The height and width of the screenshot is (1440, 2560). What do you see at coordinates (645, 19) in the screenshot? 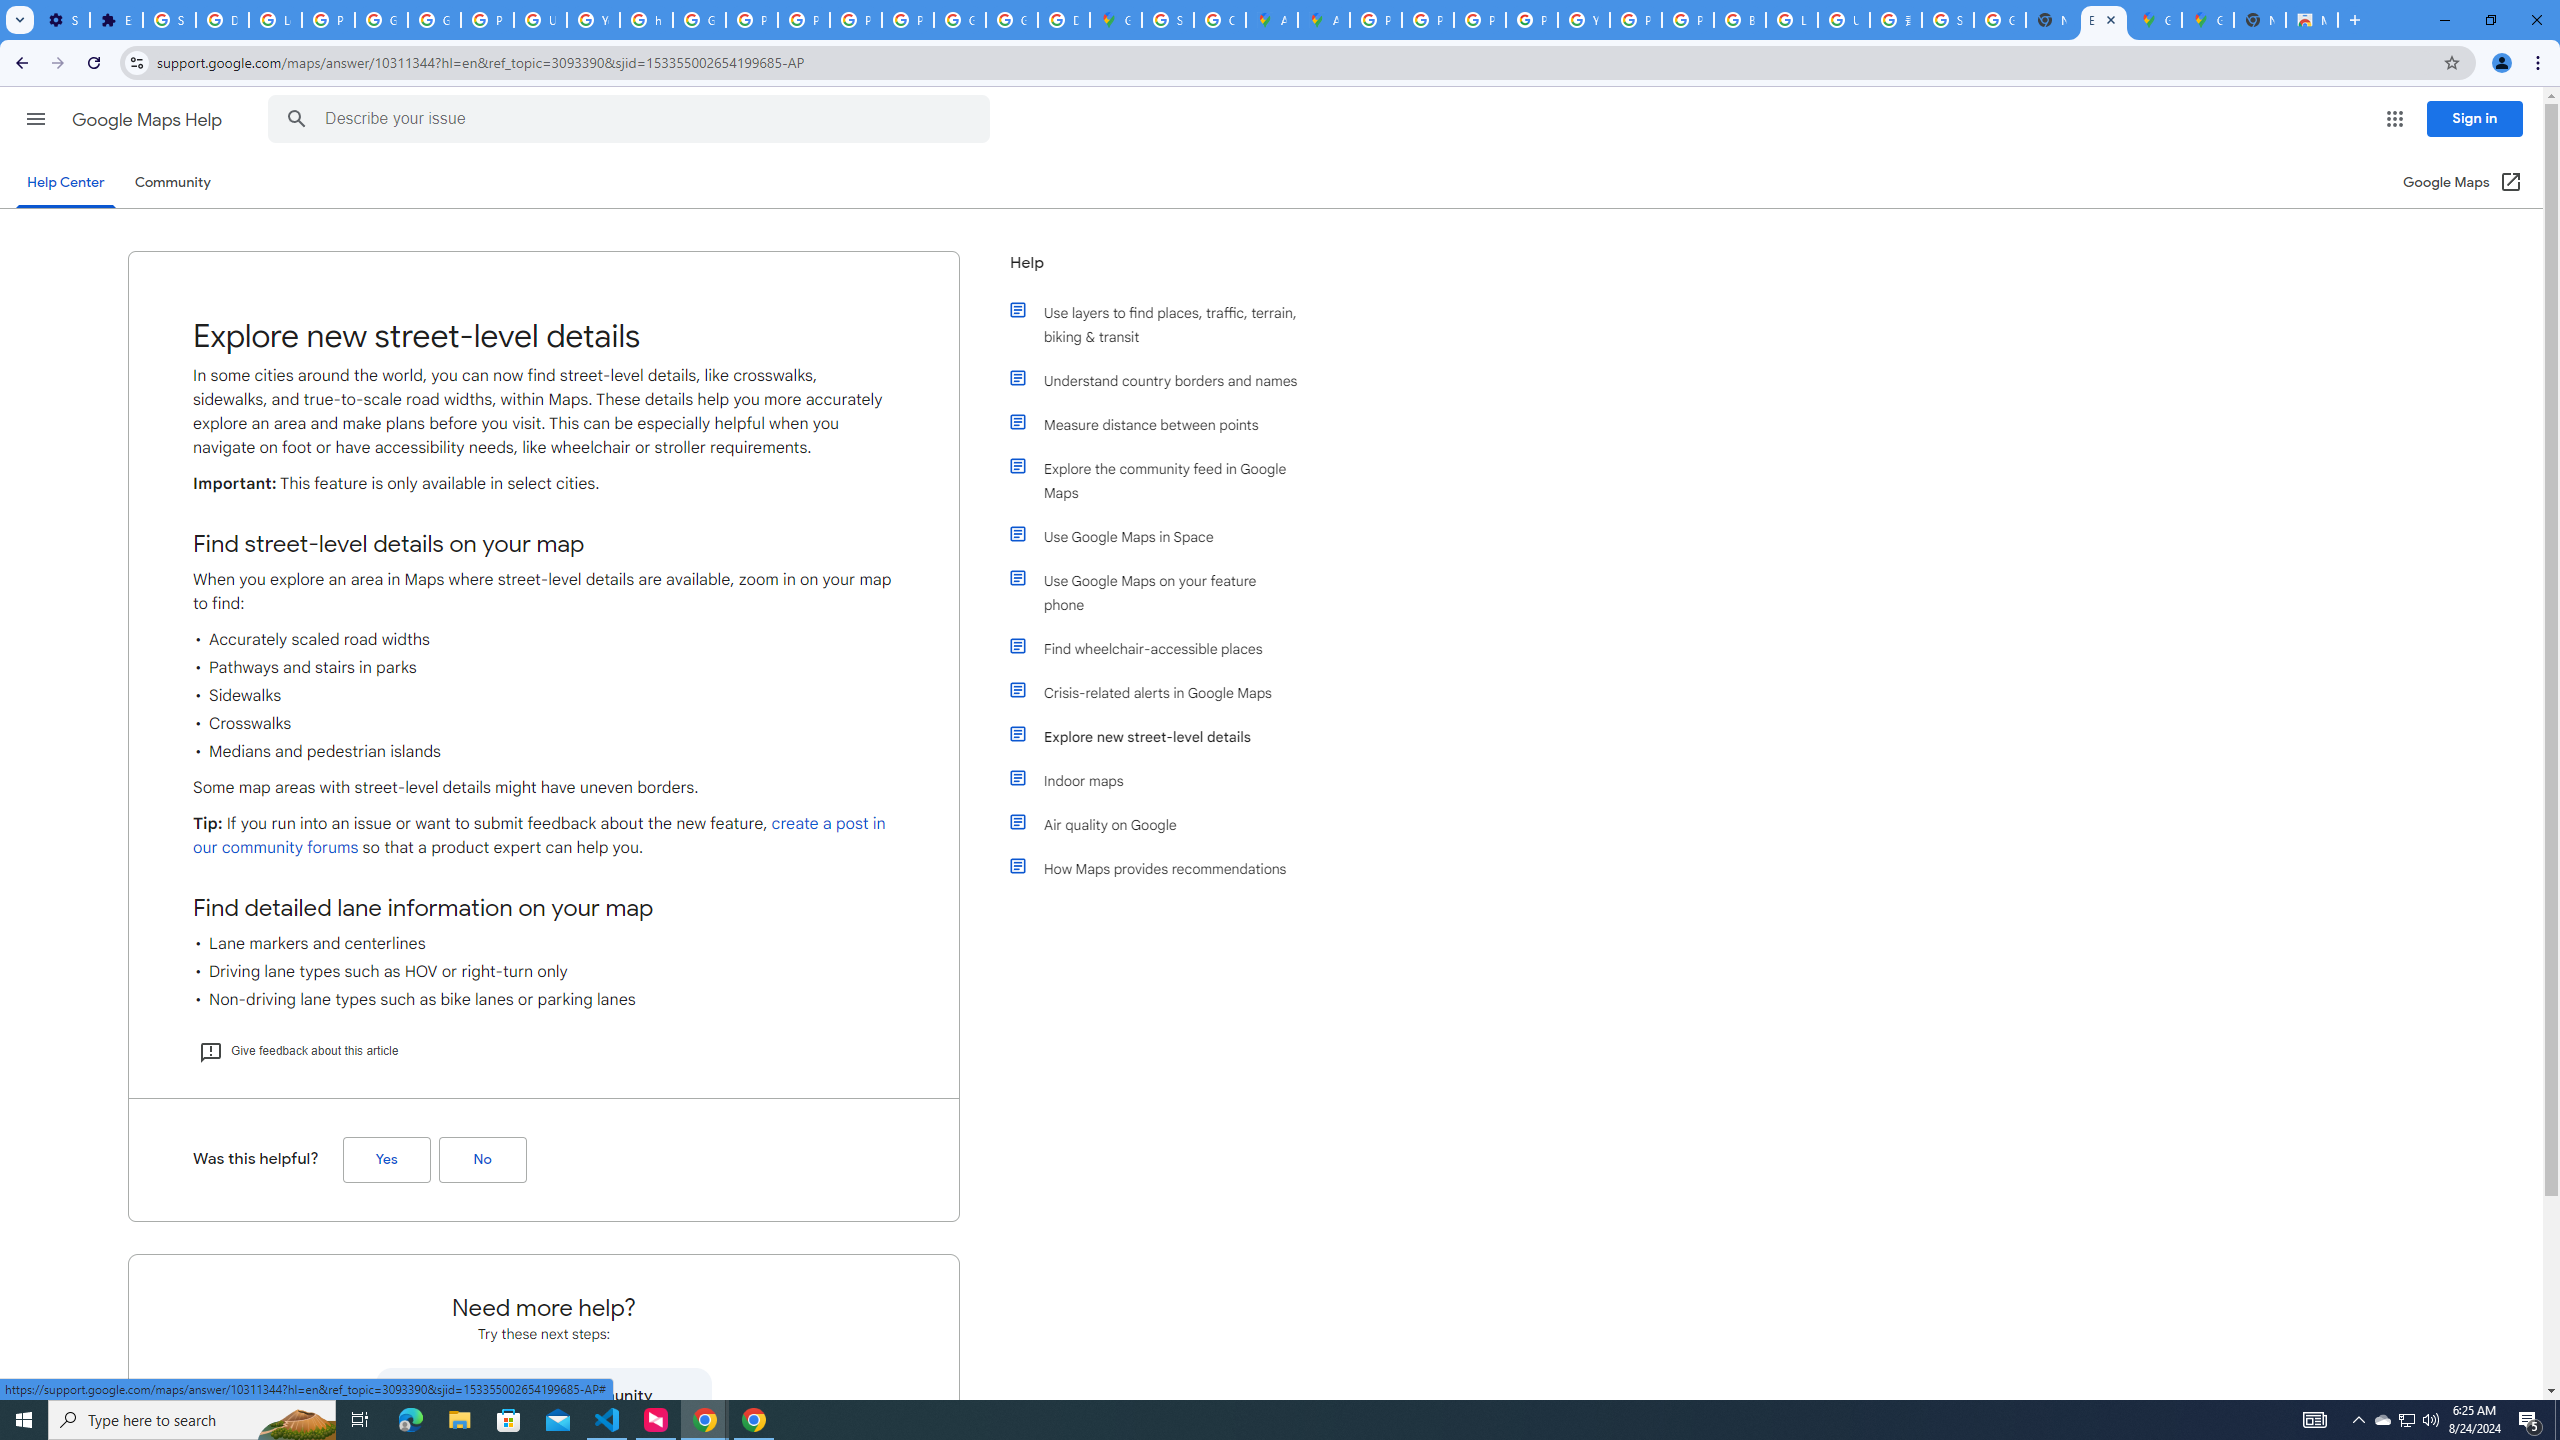
I see `'https://scholar.google.com/'` at bounding box center [645, 19].